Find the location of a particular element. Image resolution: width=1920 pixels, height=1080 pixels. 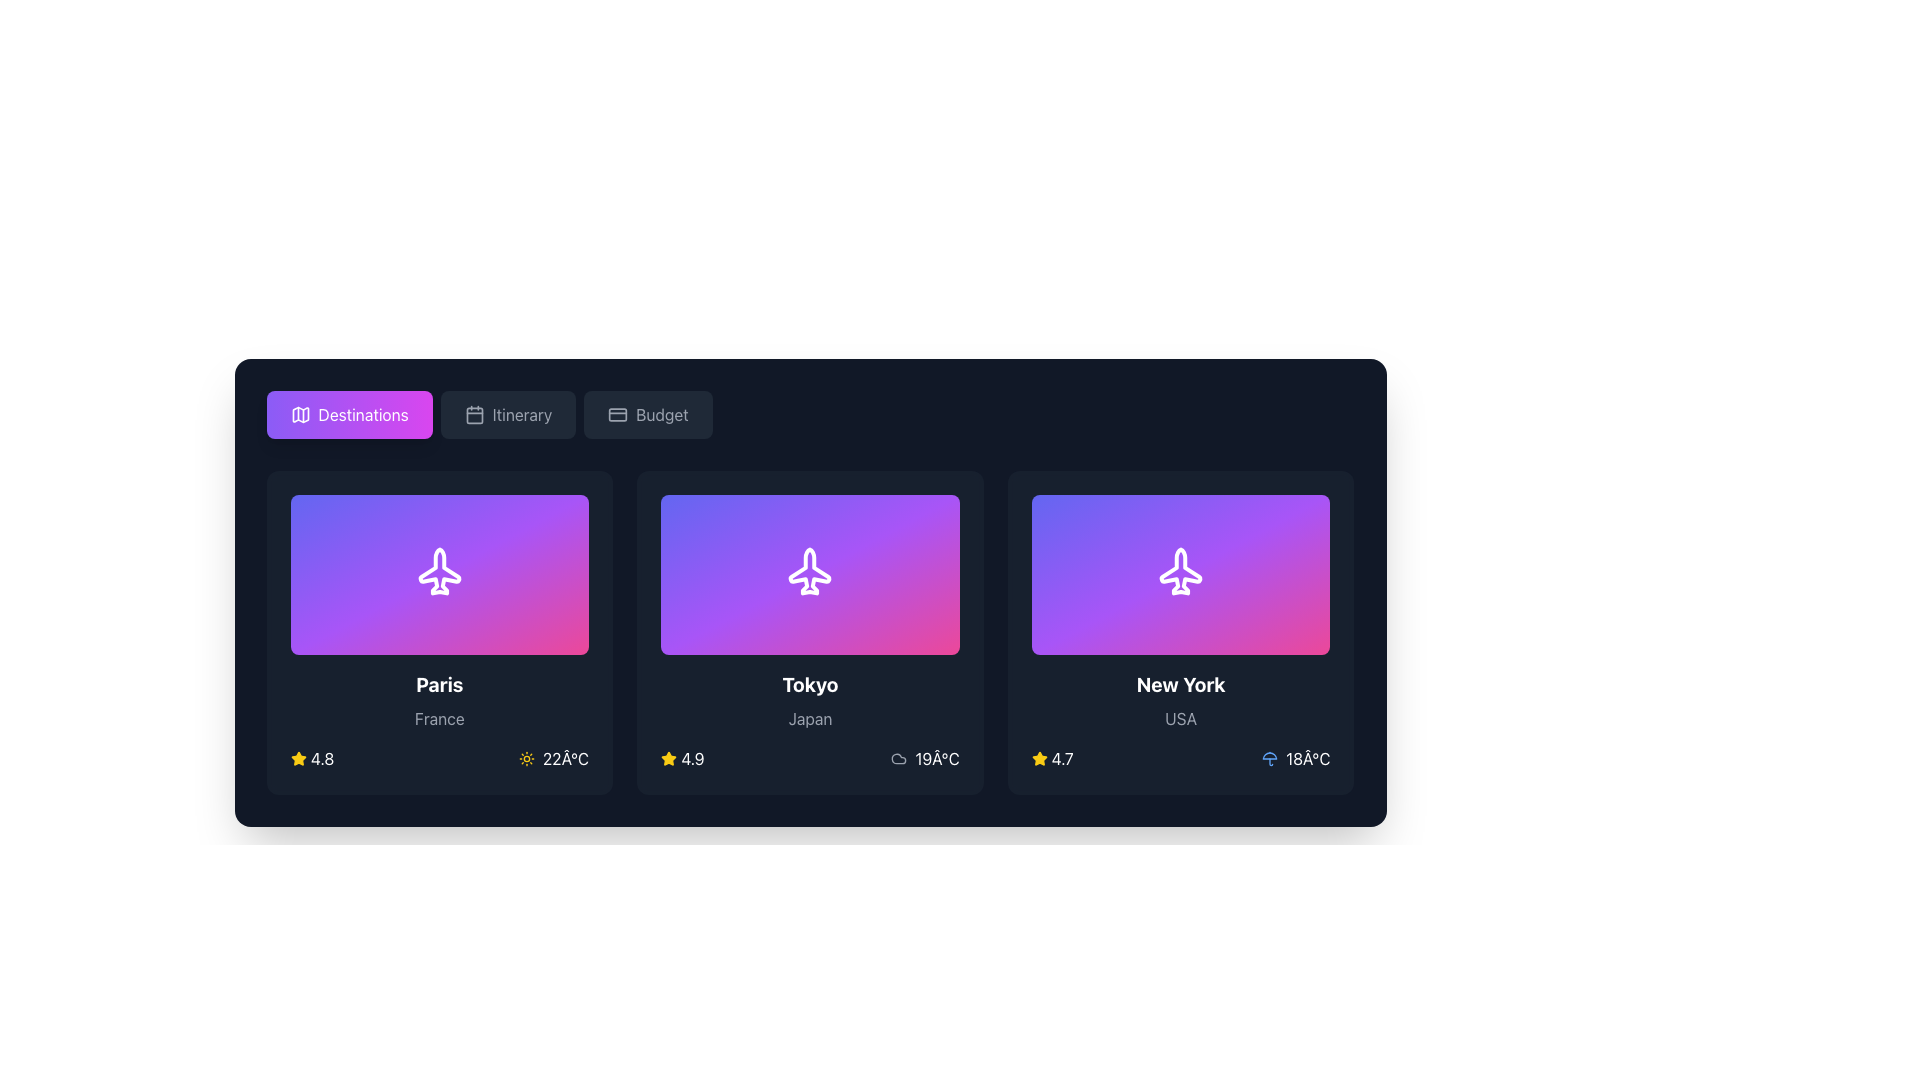

the third stylized information card in the grid layout is located at coordinates (1181, 632).